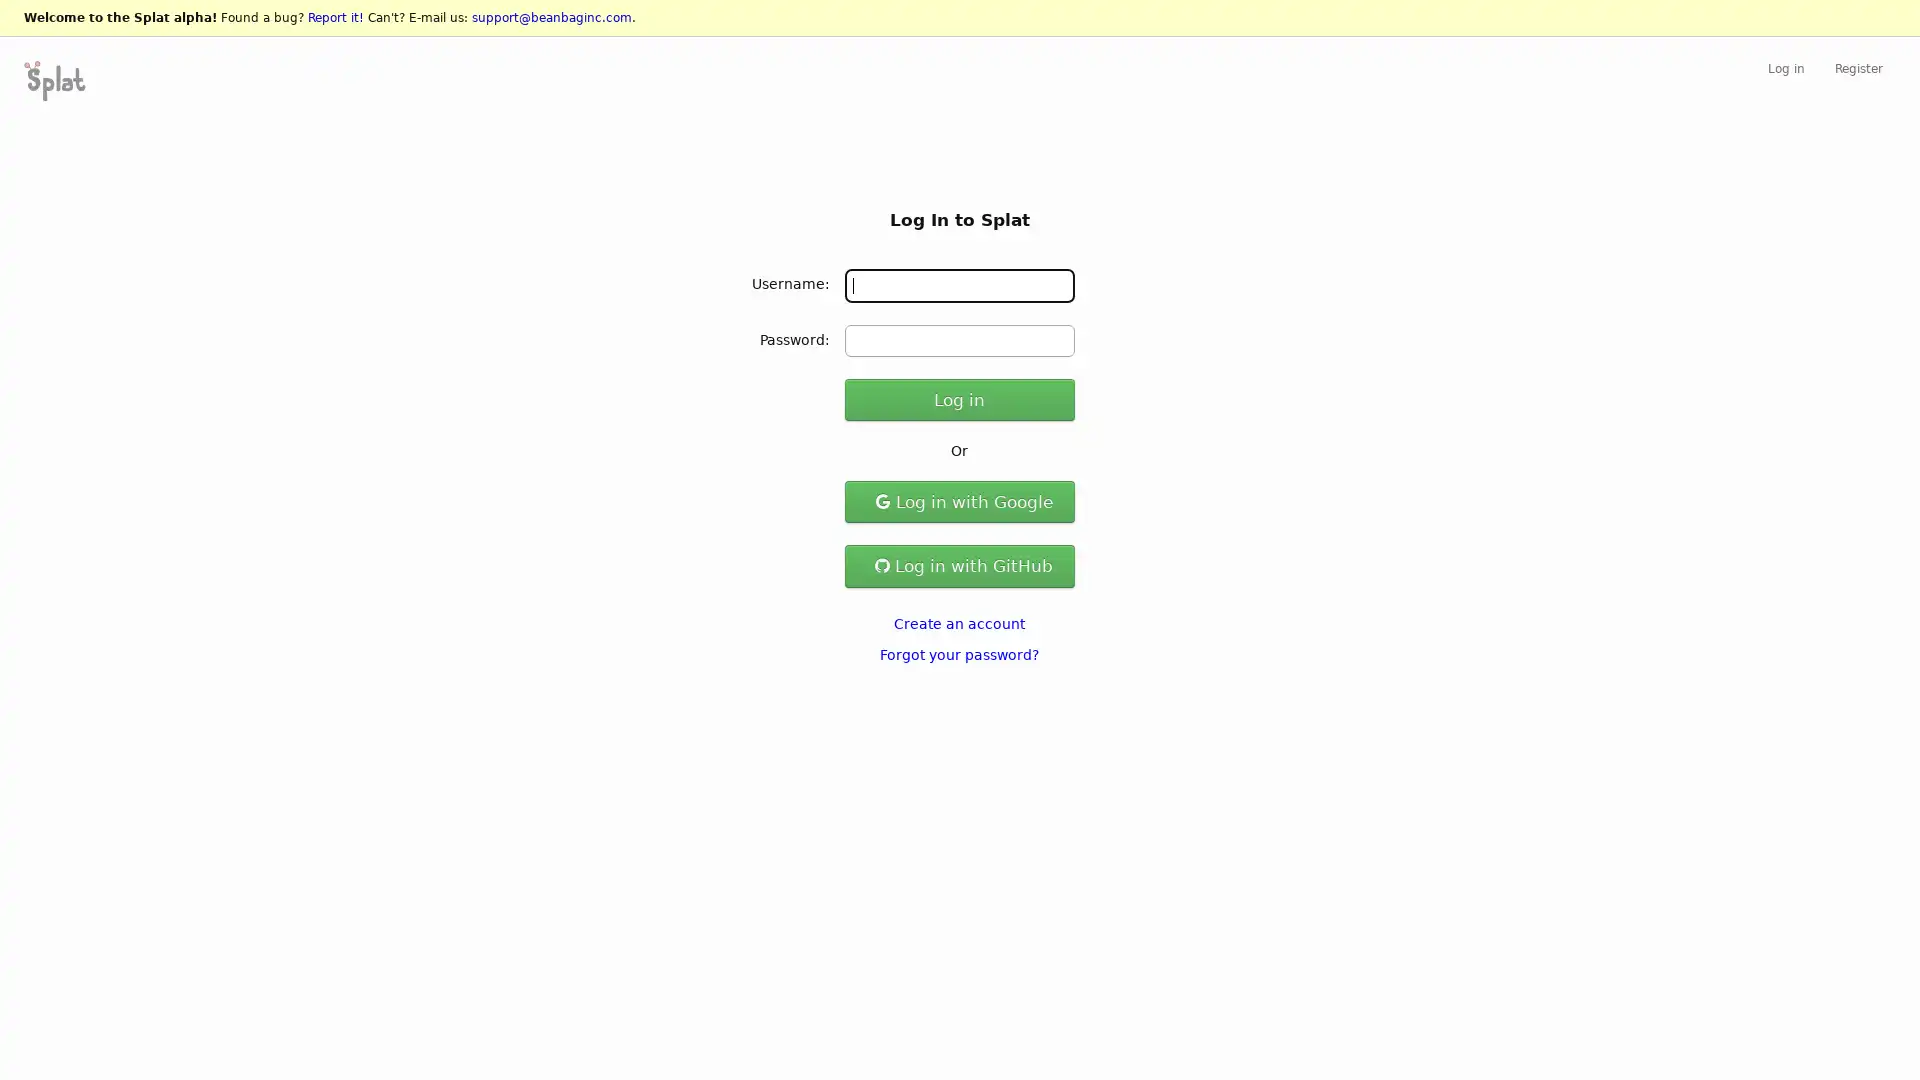 The width and height of the screenshot is (1920, 1080). Describe the element at coordinates (958, 399) in the screenshot. I see `Log in` at that location.